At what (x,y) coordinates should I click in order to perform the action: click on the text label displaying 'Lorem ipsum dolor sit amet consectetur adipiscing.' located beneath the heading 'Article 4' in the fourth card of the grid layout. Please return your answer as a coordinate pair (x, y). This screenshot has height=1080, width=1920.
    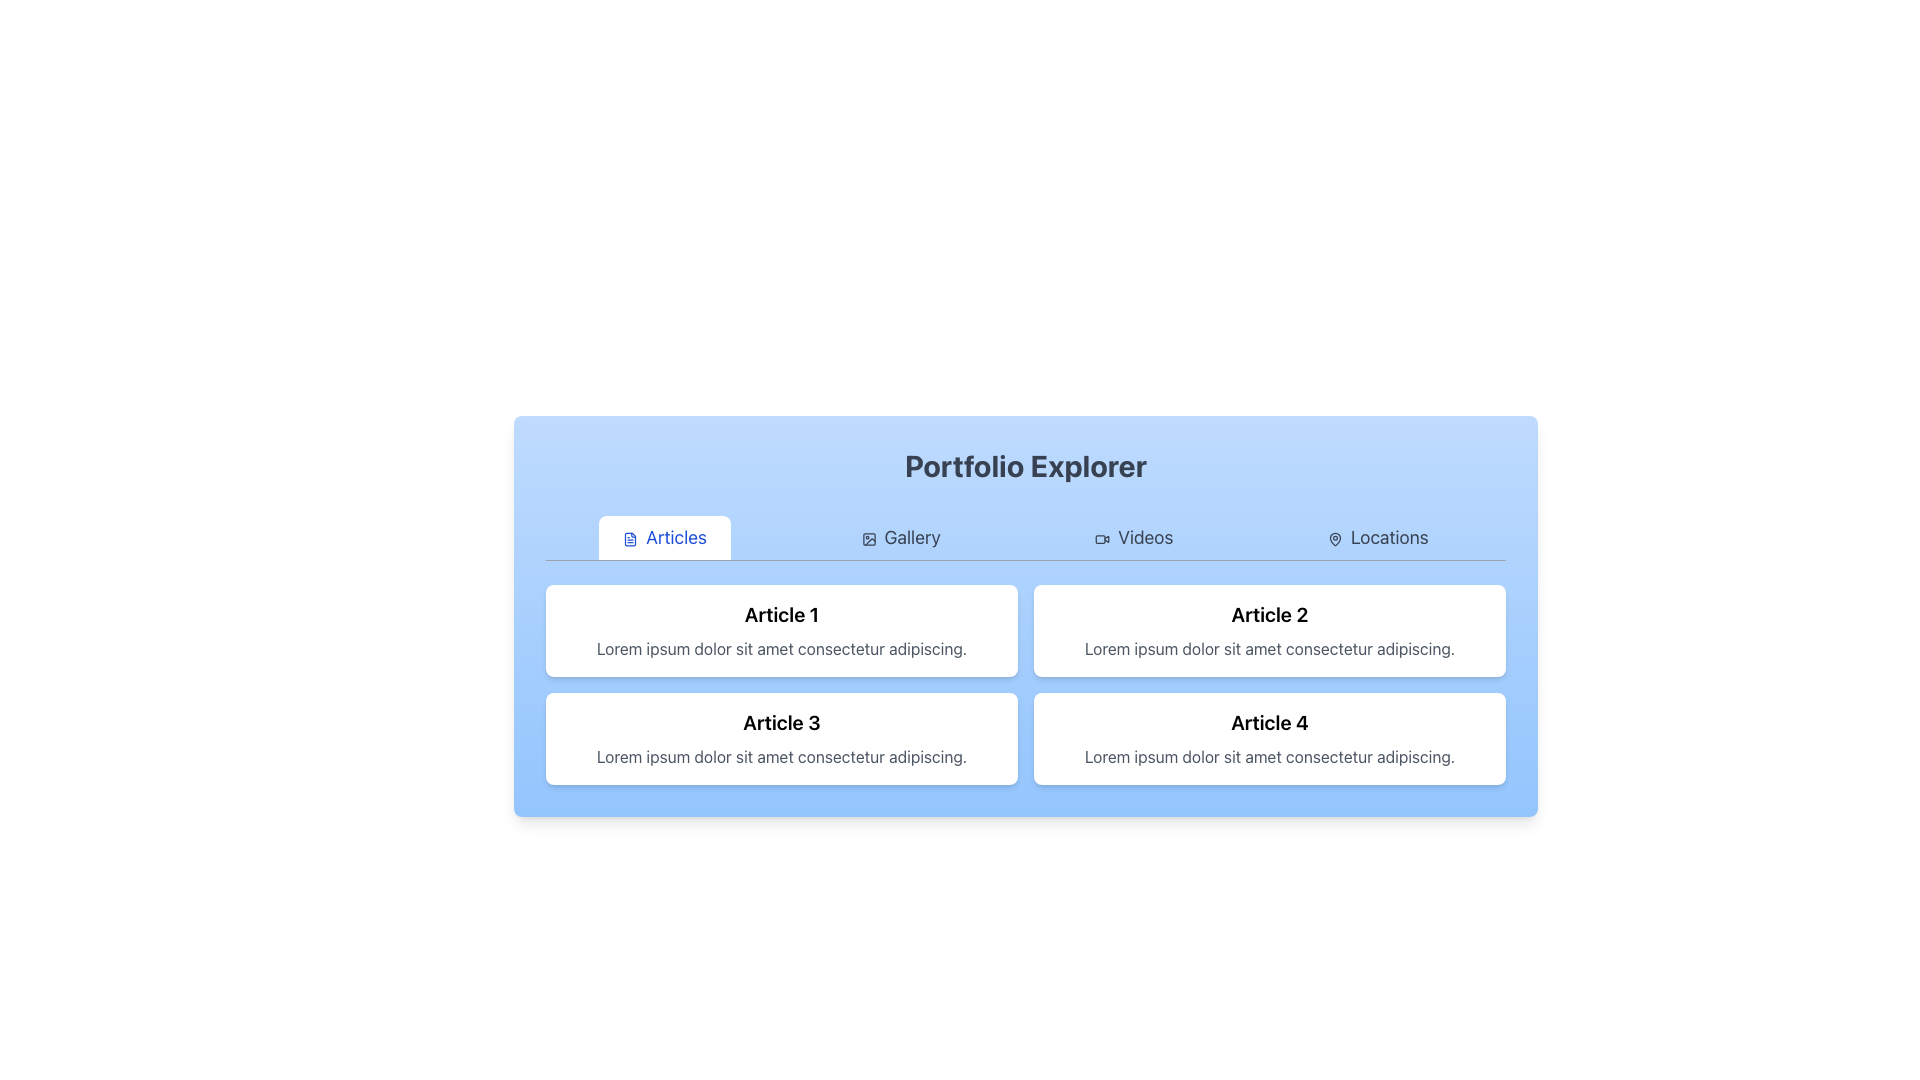
    Looking at the image, I should click on (1269, 756).